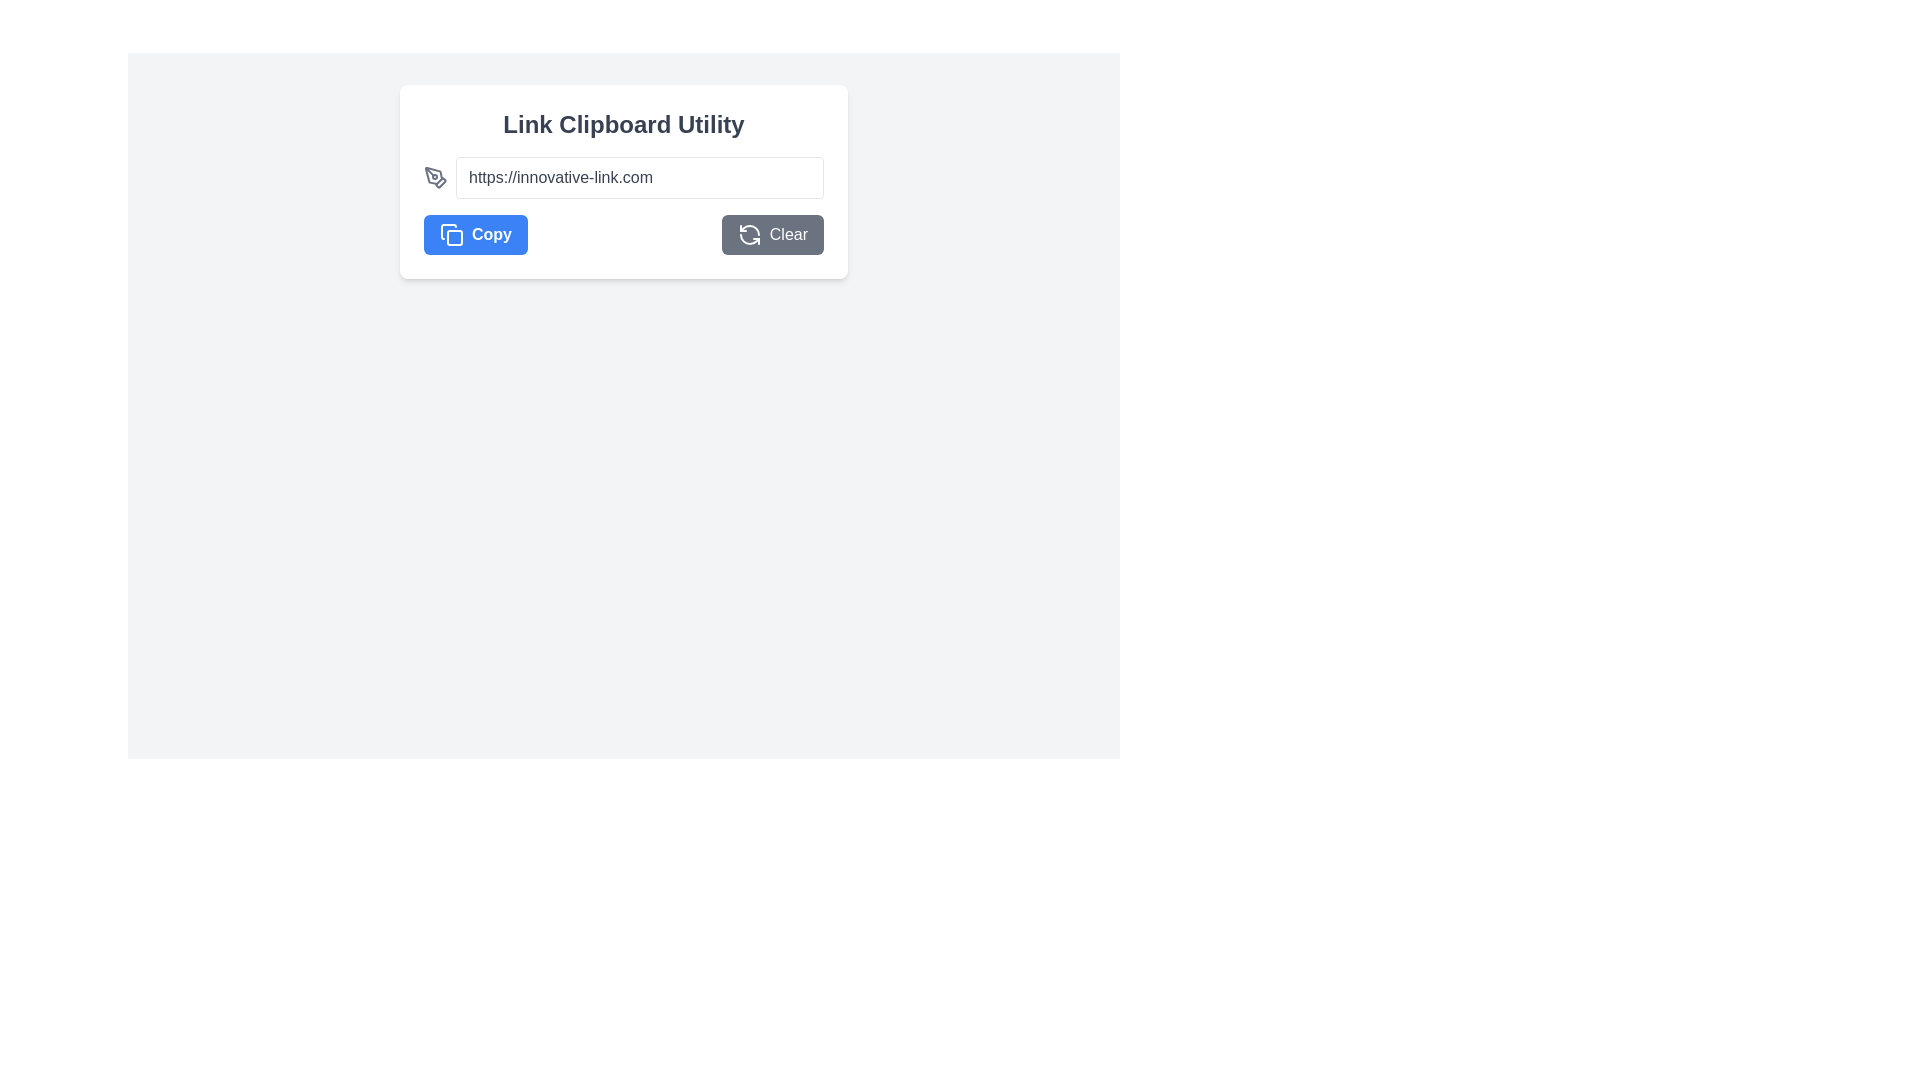 The height and width of the screenshot is (1080, 1920). What do you see at coordinates (474, 234) in the screenshot?
I see `the 'Copy' button, which has a vibrant blue background and contains the text 'Copy' in white, to copy the URL to the clipboard` at bounding box center [474, 234].